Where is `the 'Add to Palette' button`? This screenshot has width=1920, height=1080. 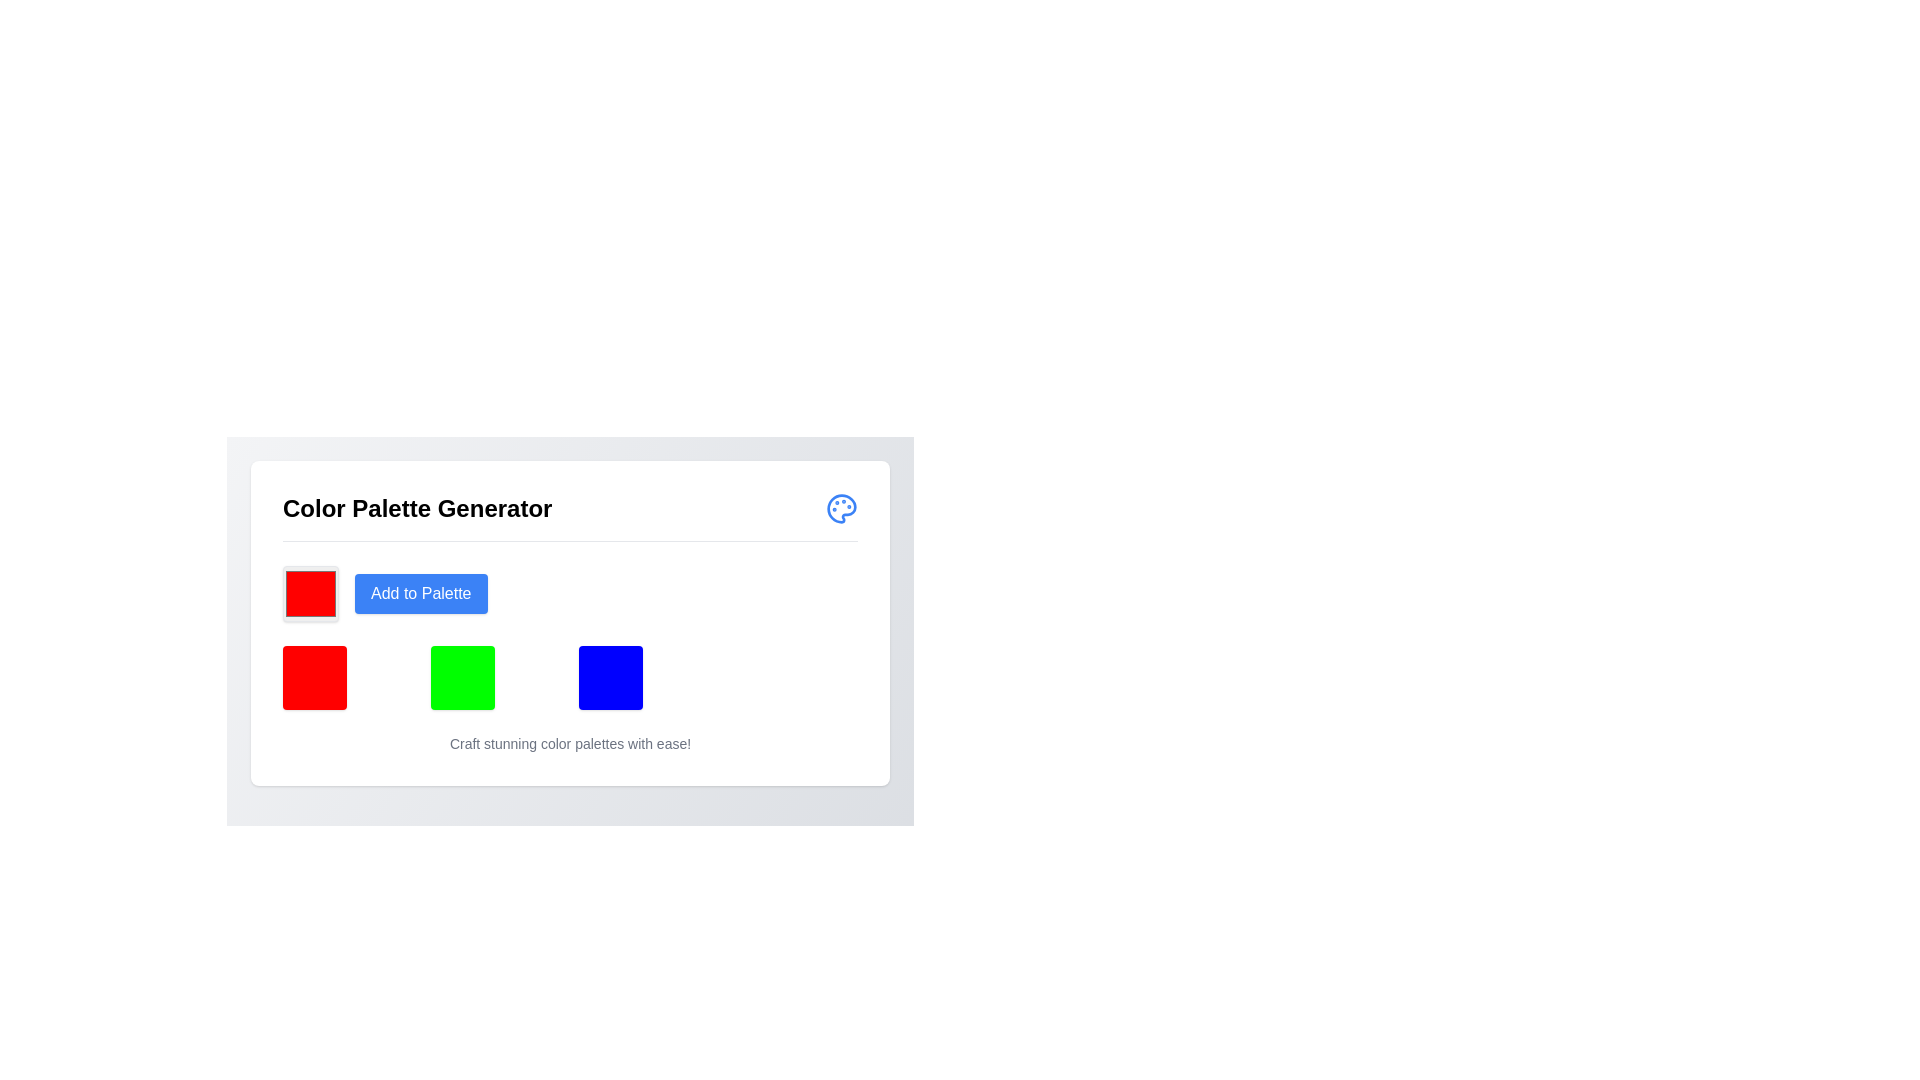 the 'Add to Palette' button is located at coordinates (420, 593).